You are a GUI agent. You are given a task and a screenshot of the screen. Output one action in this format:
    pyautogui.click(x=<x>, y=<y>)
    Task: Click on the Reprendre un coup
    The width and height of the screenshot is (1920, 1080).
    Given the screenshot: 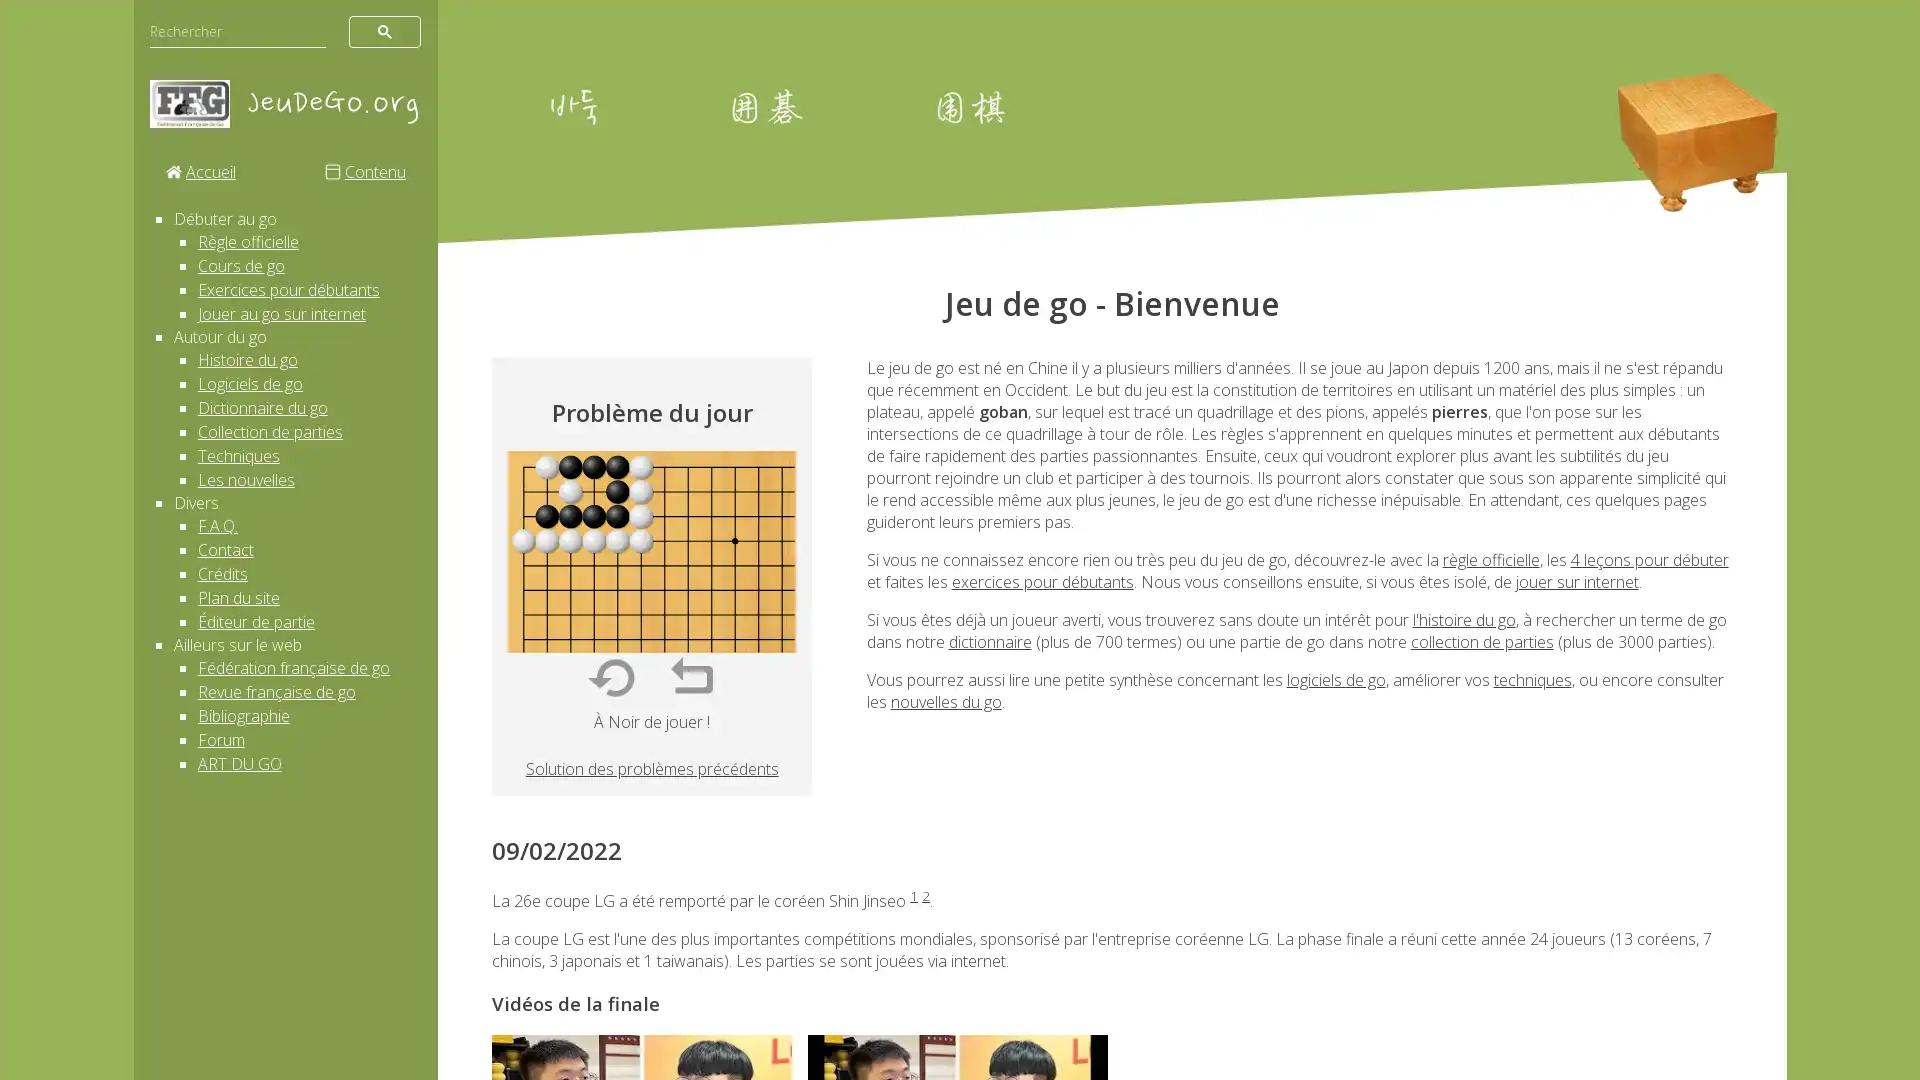 What is the action you would take?
    pyautogui.click(x=691, y=676)
    